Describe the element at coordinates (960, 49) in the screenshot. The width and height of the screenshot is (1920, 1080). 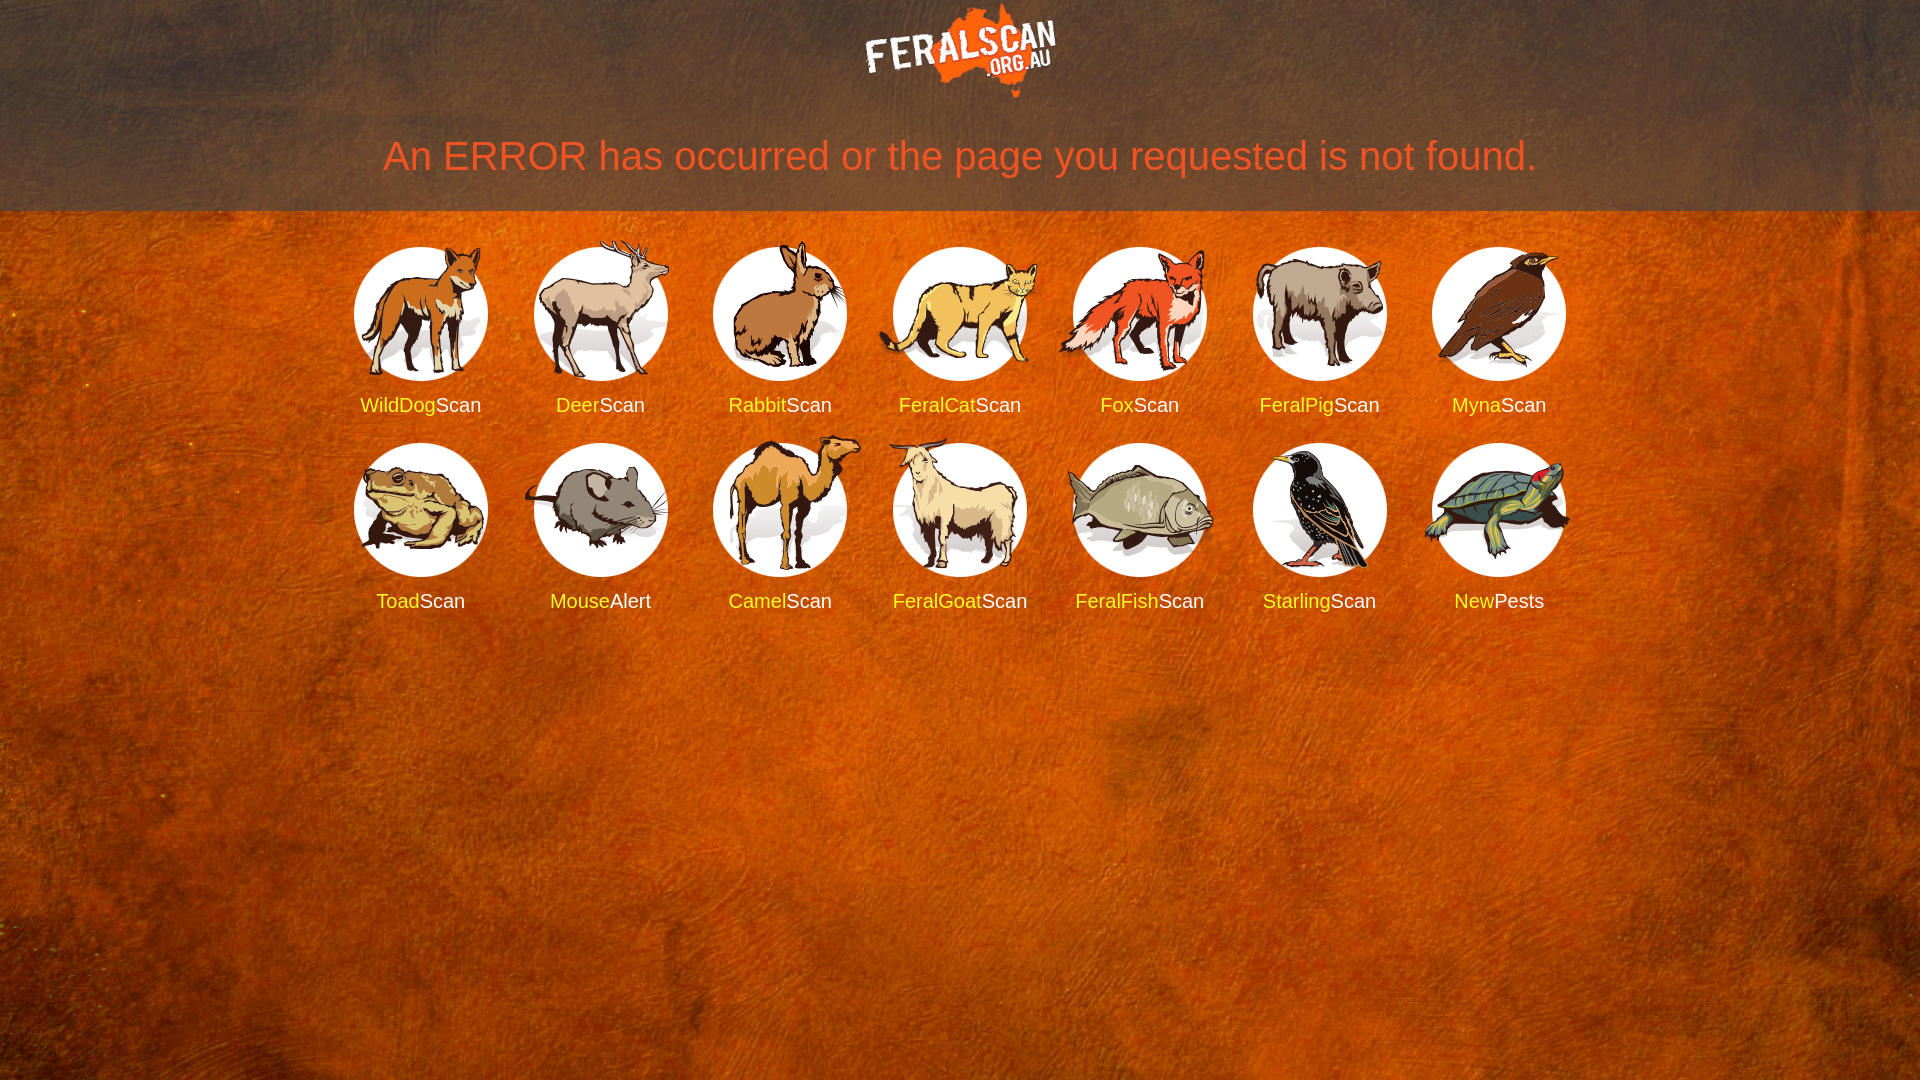
I see `'FeralScan'` at that location.